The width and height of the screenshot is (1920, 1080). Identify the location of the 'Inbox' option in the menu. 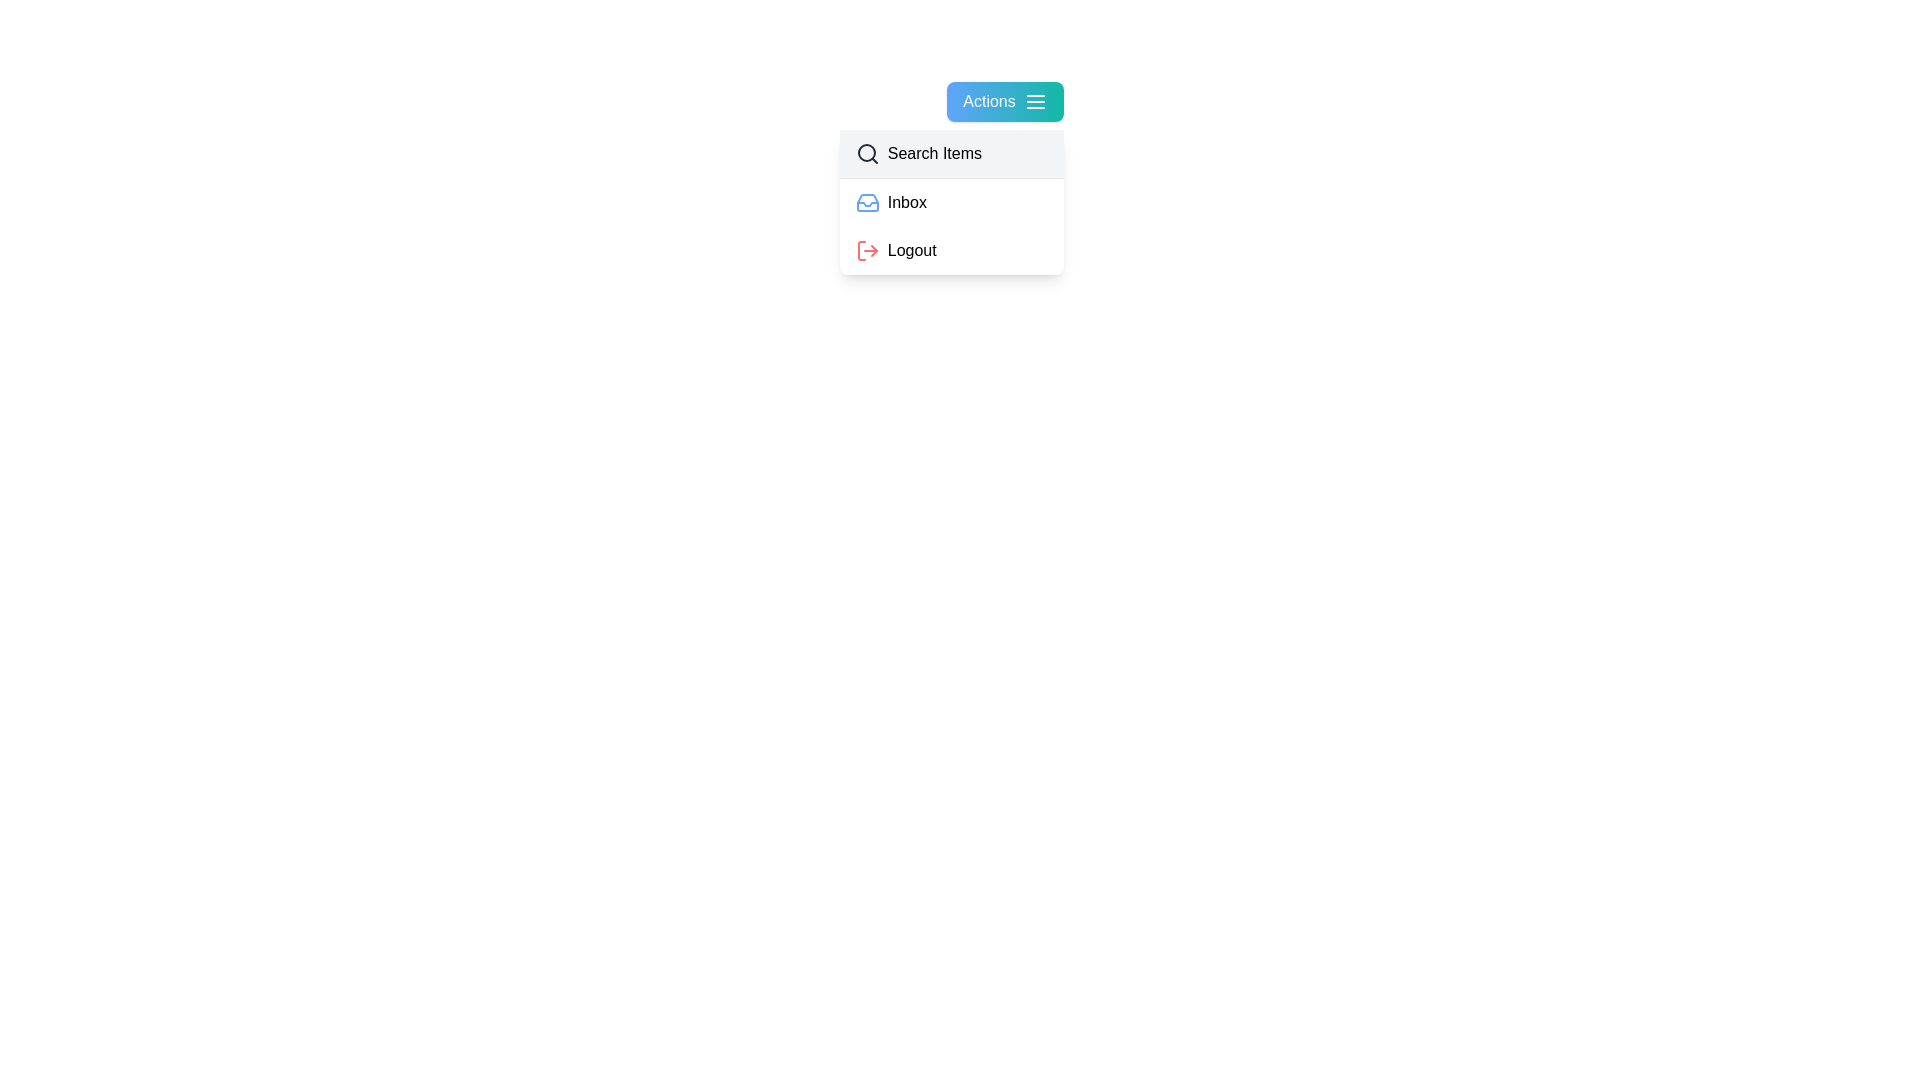
(950, 203).